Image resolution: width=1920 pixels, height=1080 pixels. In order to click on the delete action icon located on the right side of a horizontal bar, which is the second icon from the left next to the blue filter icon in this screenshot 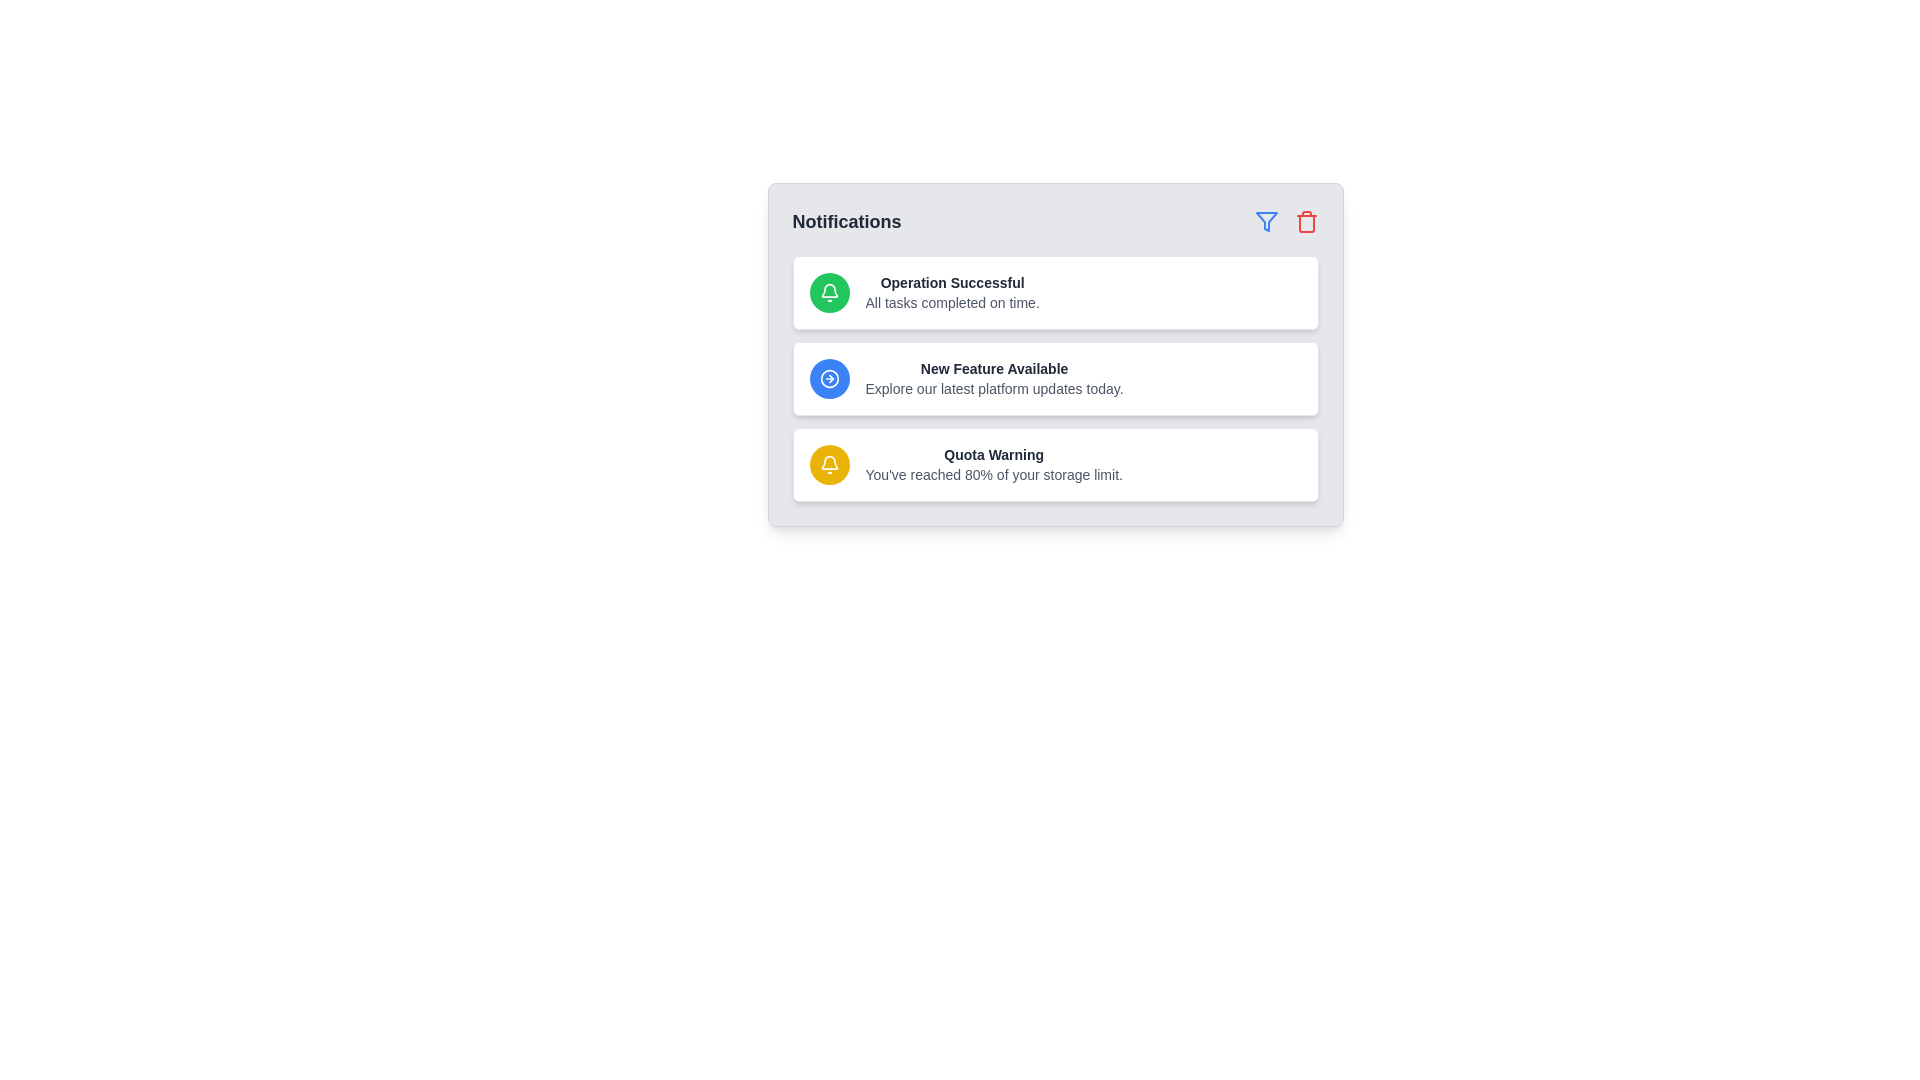, I will do `click(1306, 222)`.